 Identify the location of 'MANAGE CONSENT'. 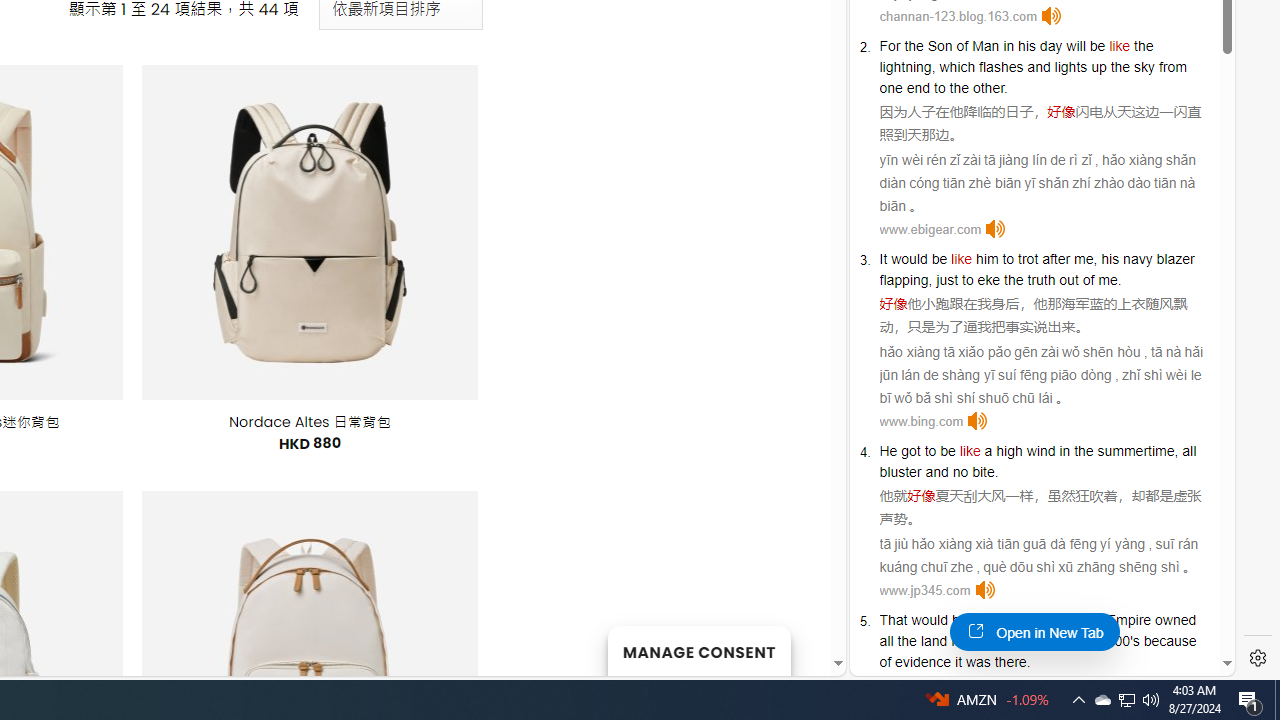
(698, 650).